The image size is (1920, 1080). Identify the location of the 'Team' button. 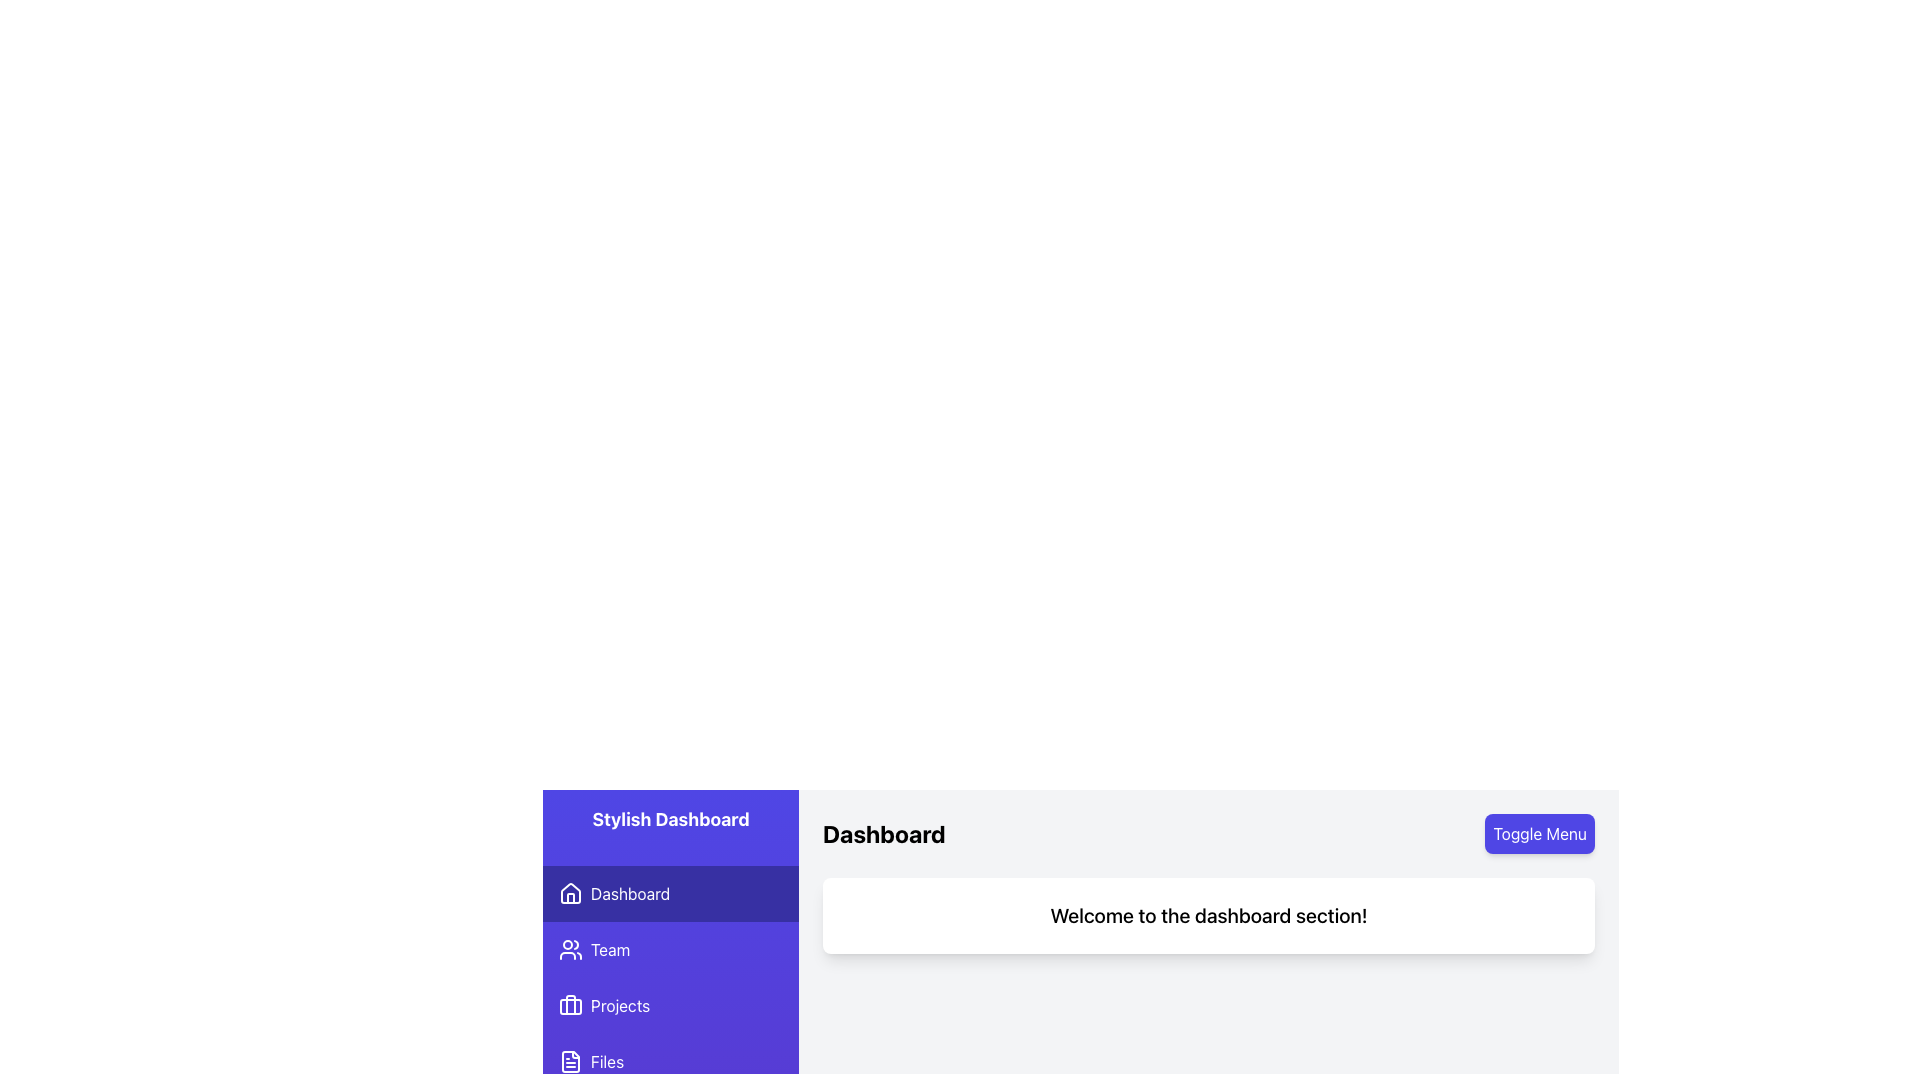
(671, 948).